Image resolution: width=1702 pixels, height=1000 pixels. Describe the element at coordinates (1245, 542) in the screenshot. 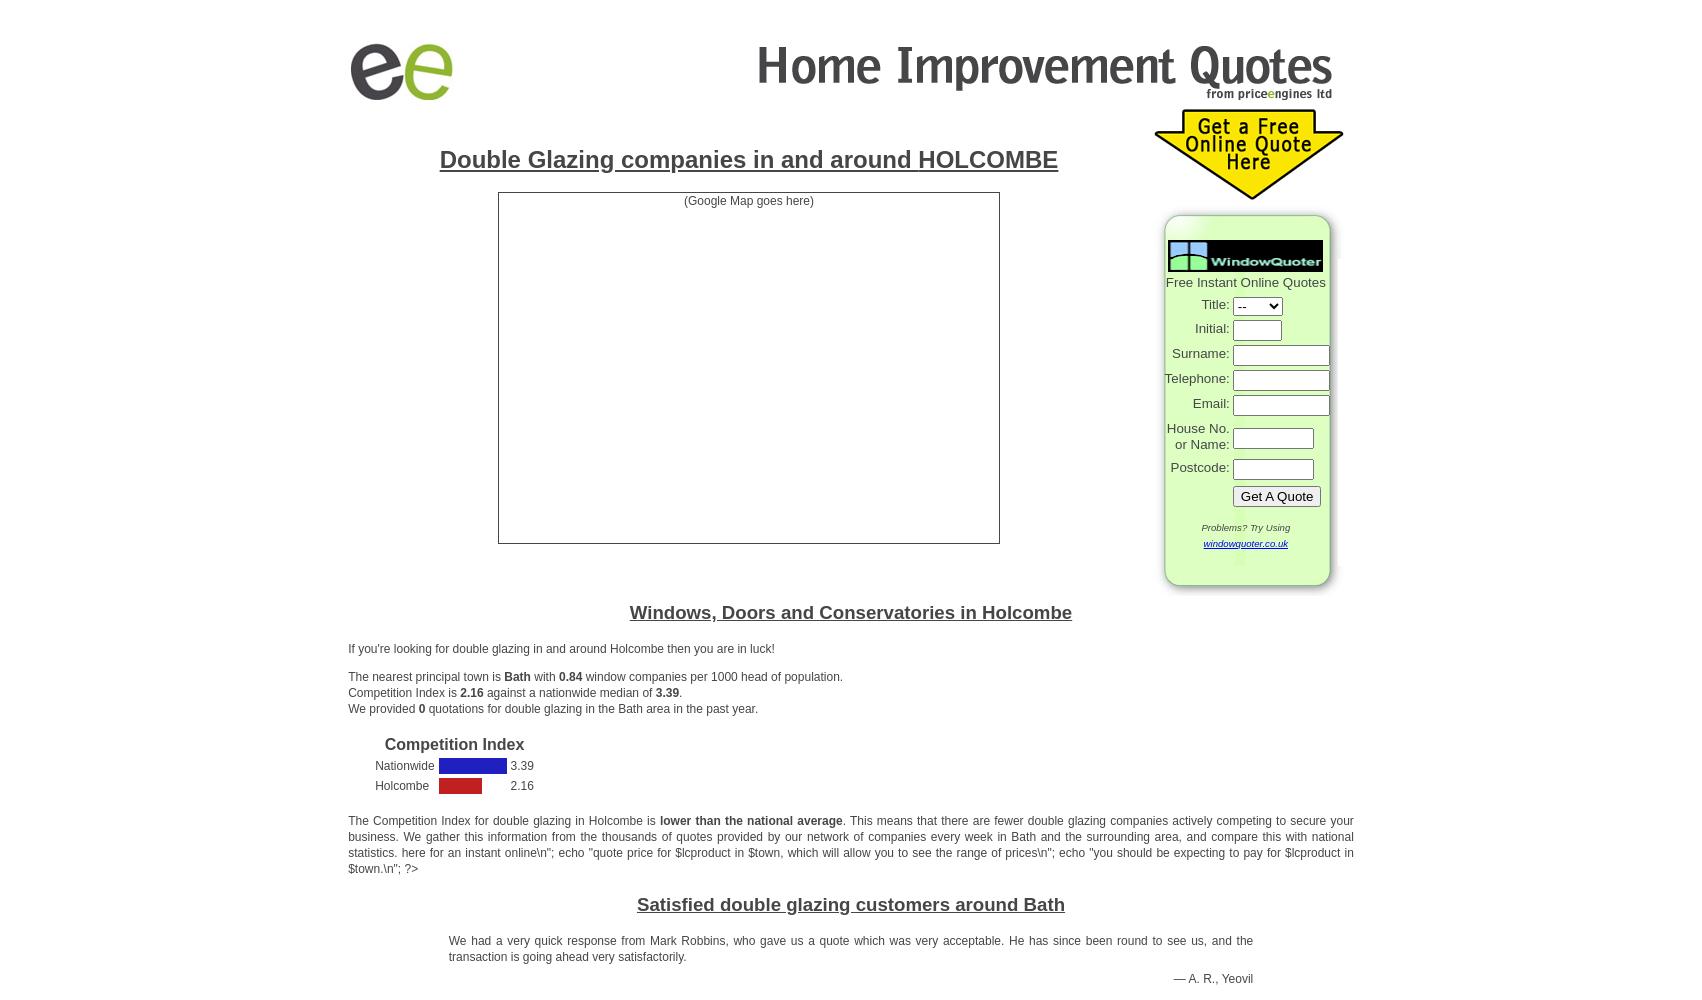

I see `'windowquoter.co.uk'` at that location.